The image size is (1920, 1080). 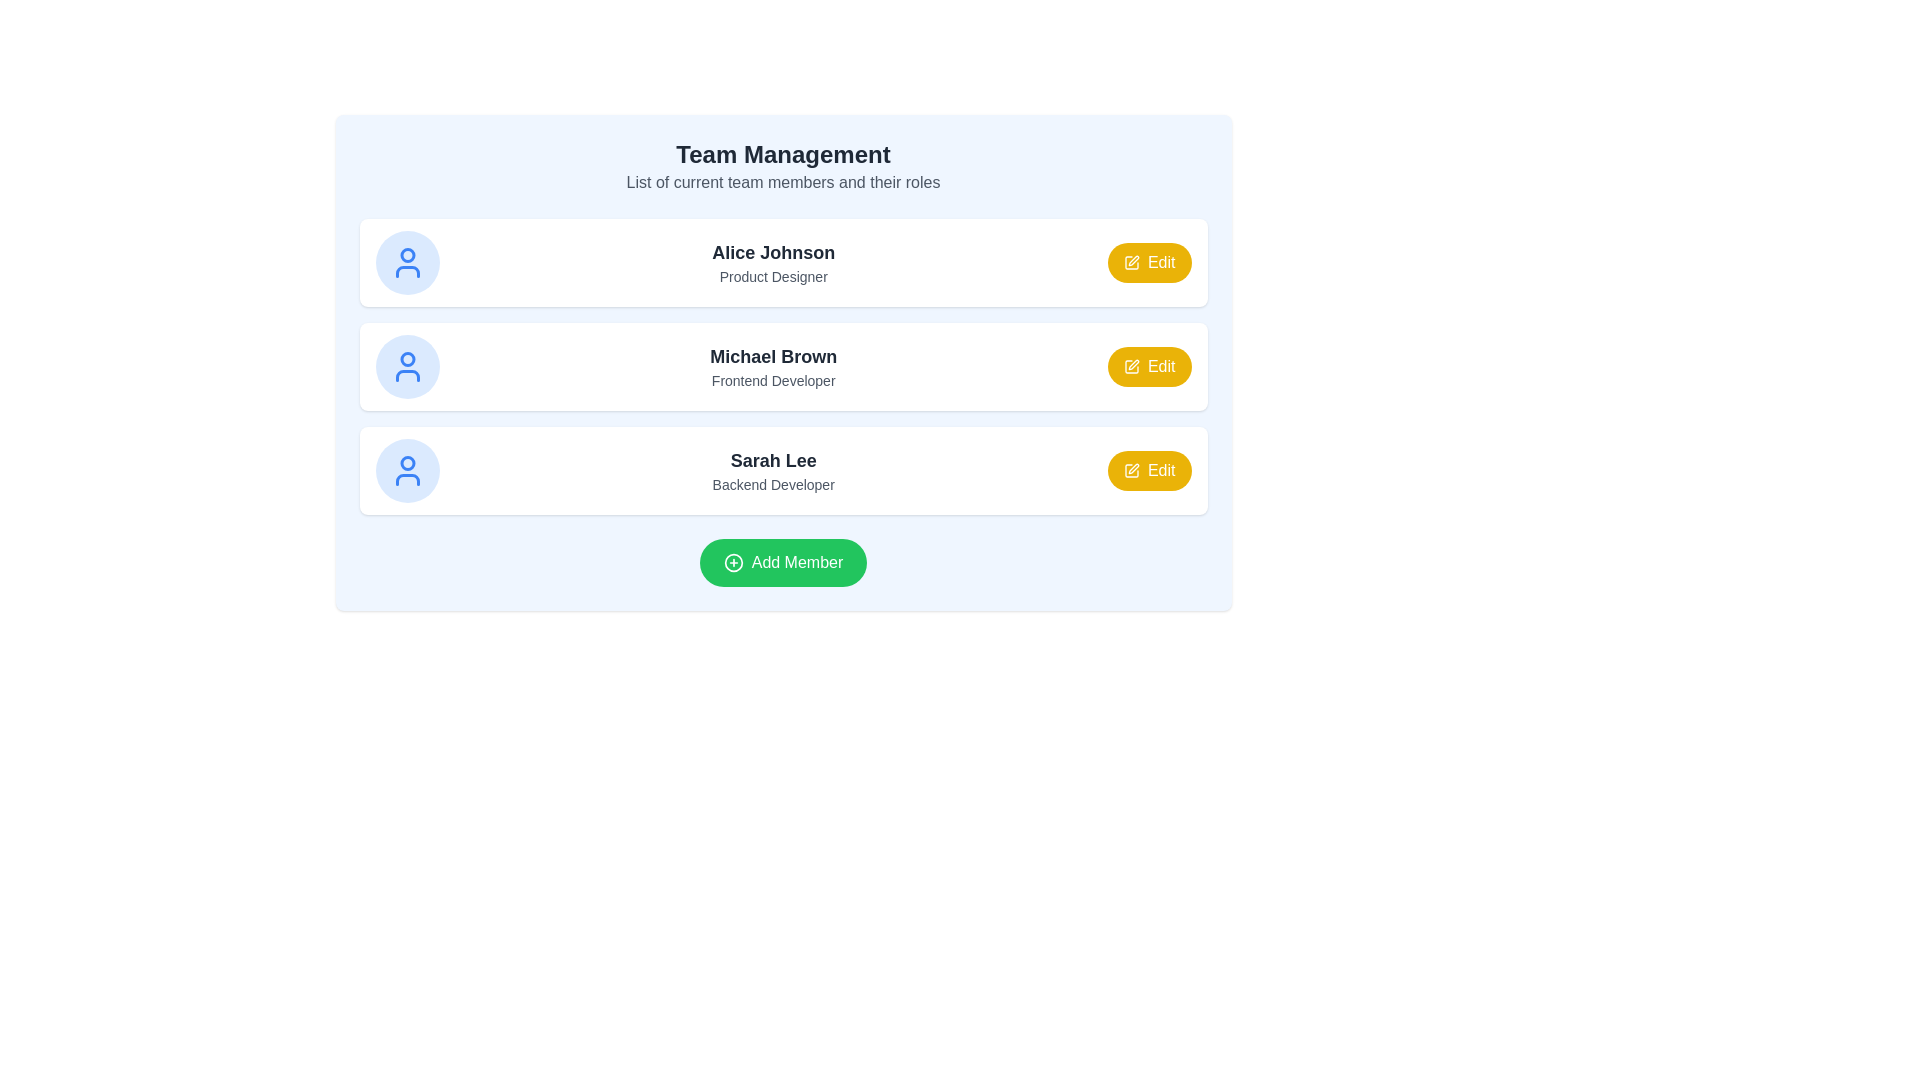 What do you see at coordinates (772, 261) in the screenshot?
I see `the Text Display element that shows 'Alice Johnson' and 'Product Designer', located in the second item of the team members list` at bounding box center [772, 261].